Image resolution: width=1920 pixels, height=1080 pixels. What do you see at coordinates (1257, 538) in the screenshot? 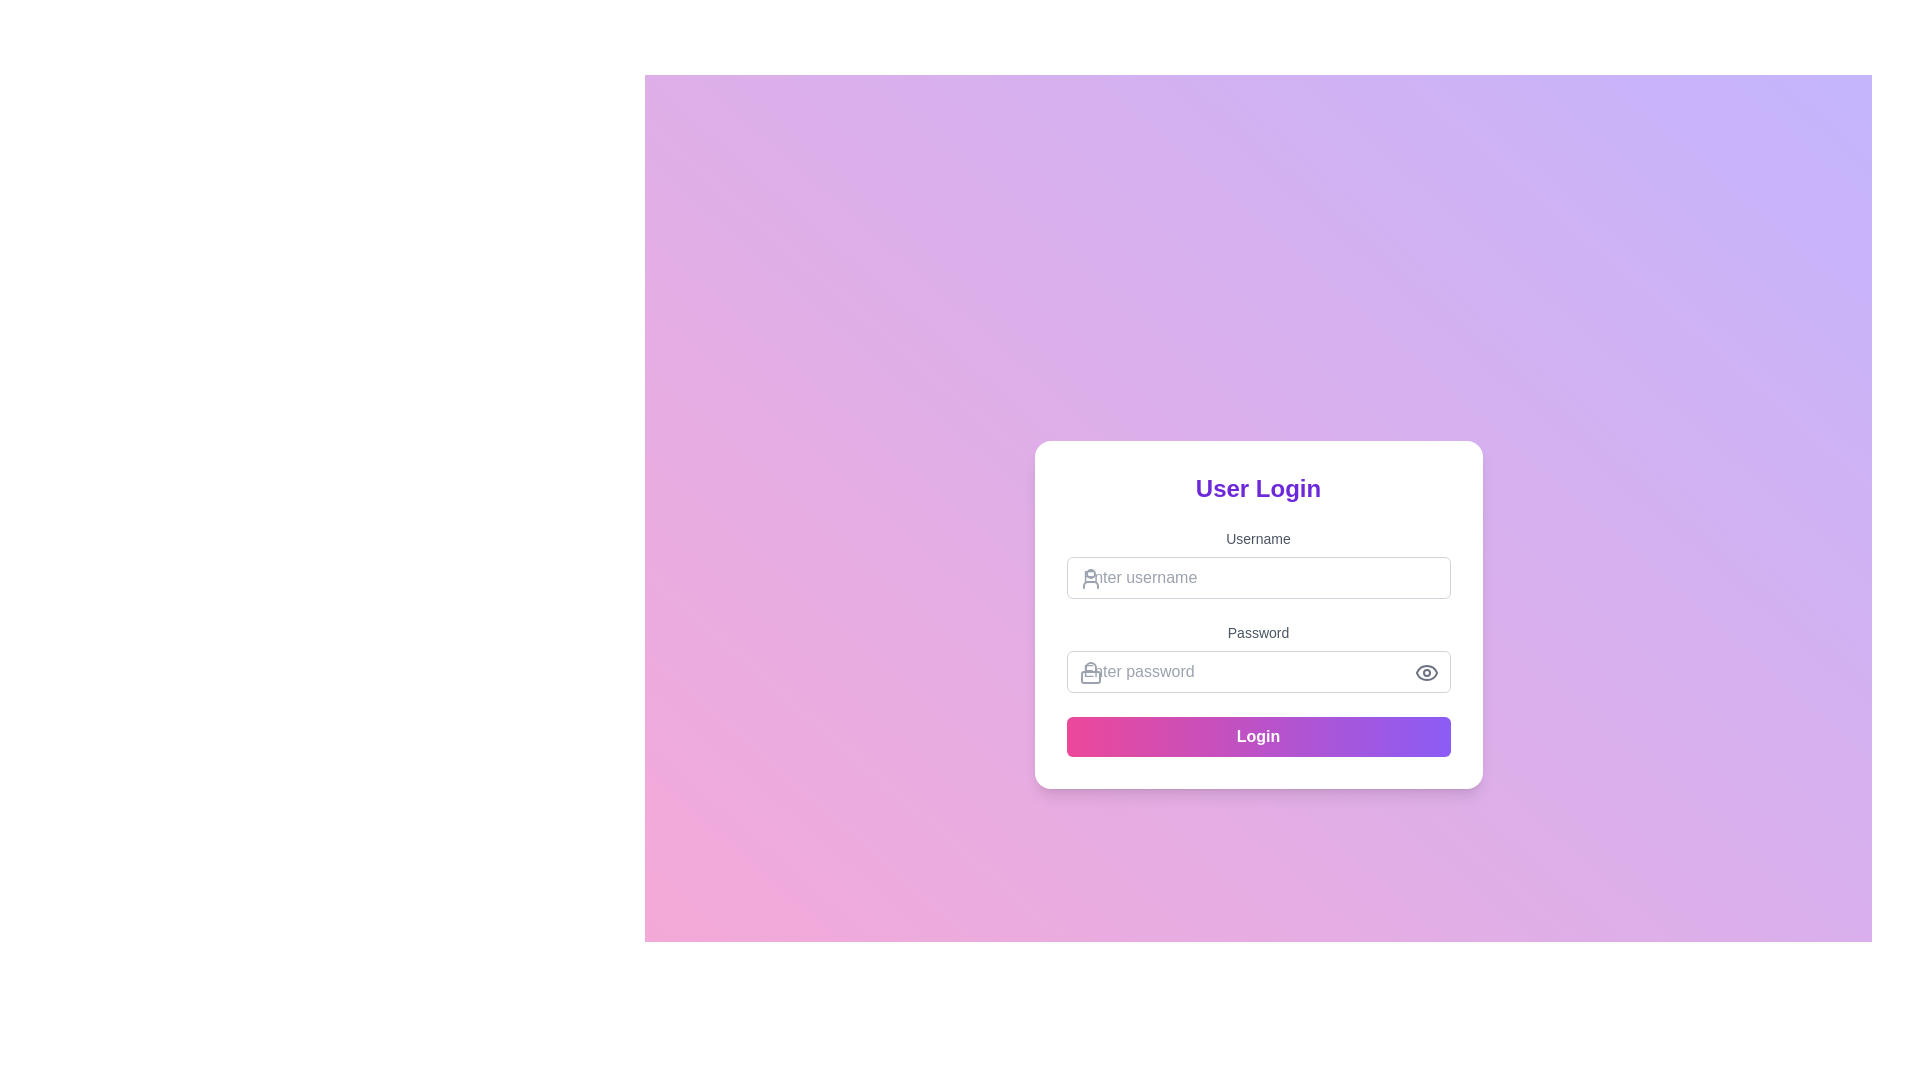
I see `the 'Username' text label, which is a small light gray label positioned above the username input field` at bounding box center [1257, 538].